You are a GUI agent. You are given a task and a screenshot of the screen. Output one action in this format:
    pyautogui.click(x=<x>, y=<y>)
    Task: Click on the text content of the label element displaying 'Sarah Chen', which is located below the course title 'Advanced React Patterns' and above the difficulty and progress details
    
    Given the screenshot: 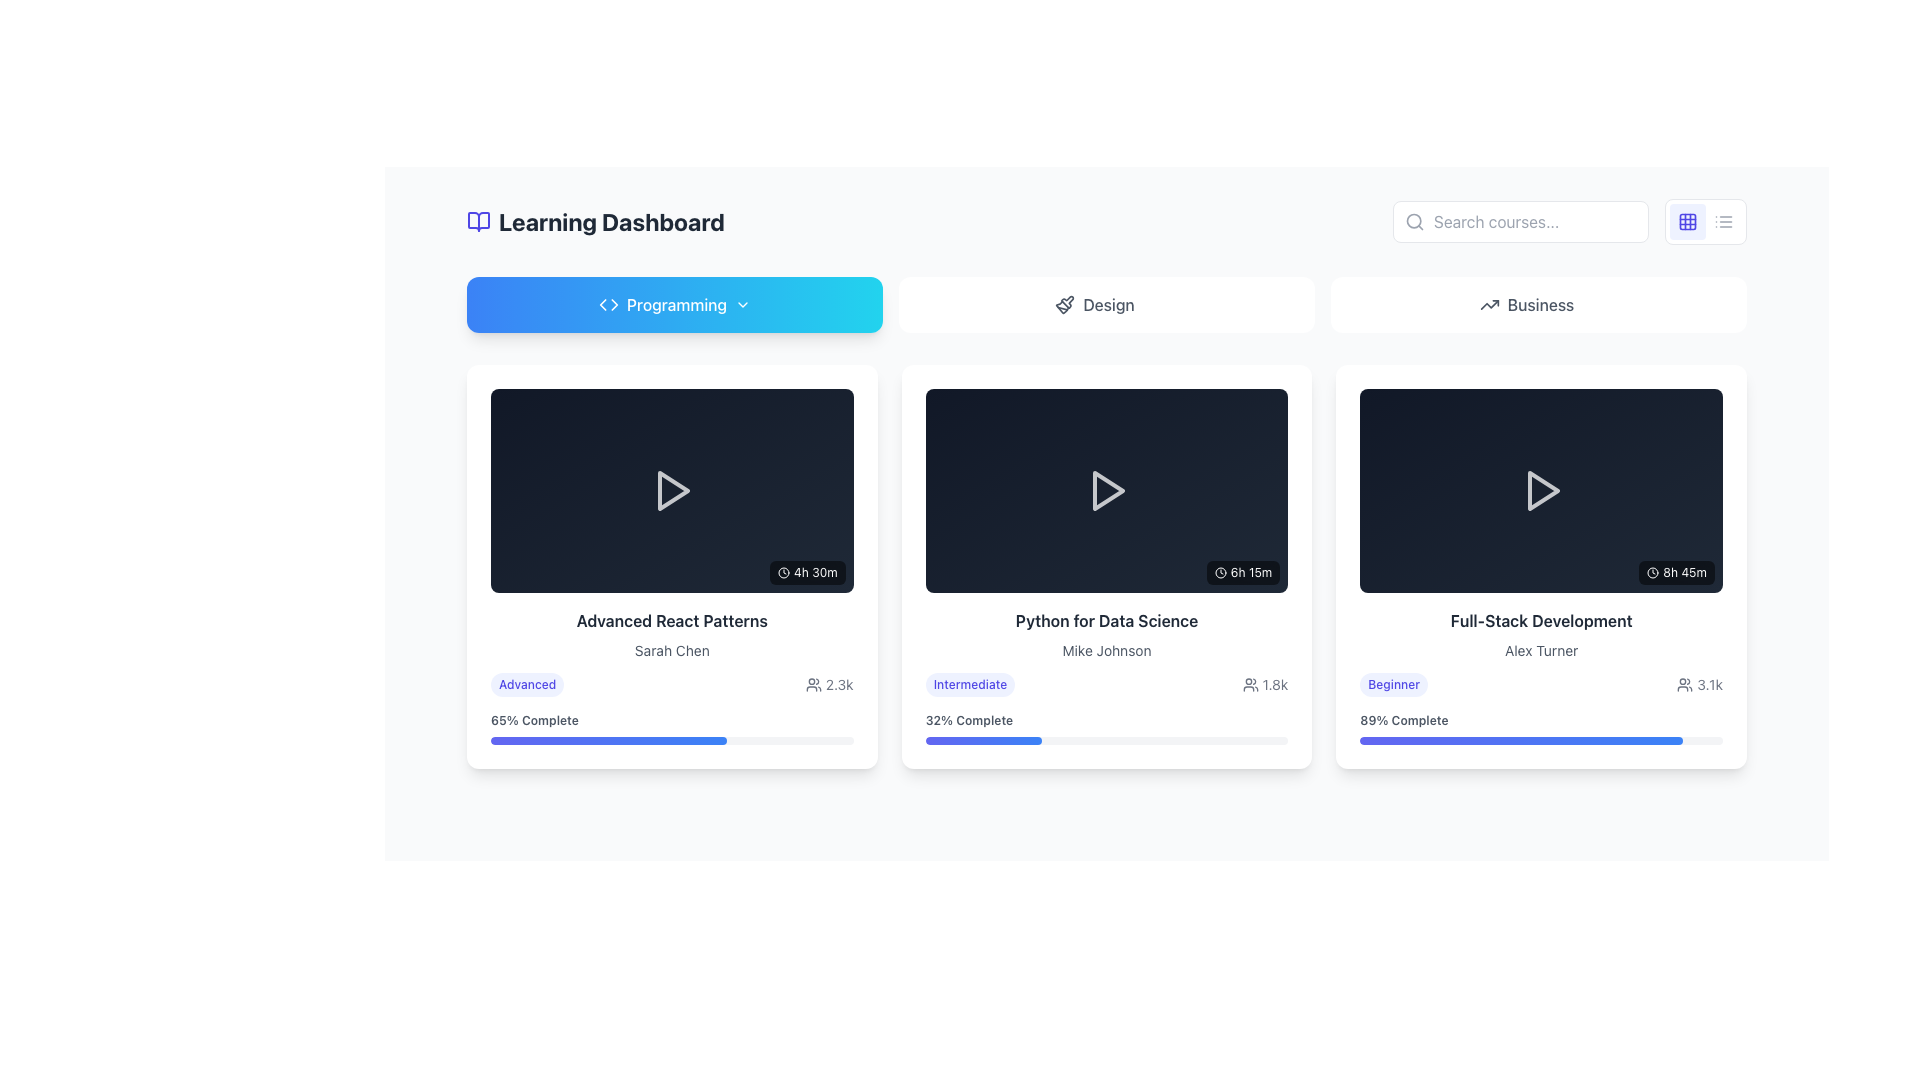 What is the action you would take?
    pyautogui.click(x=672, y=651)
    